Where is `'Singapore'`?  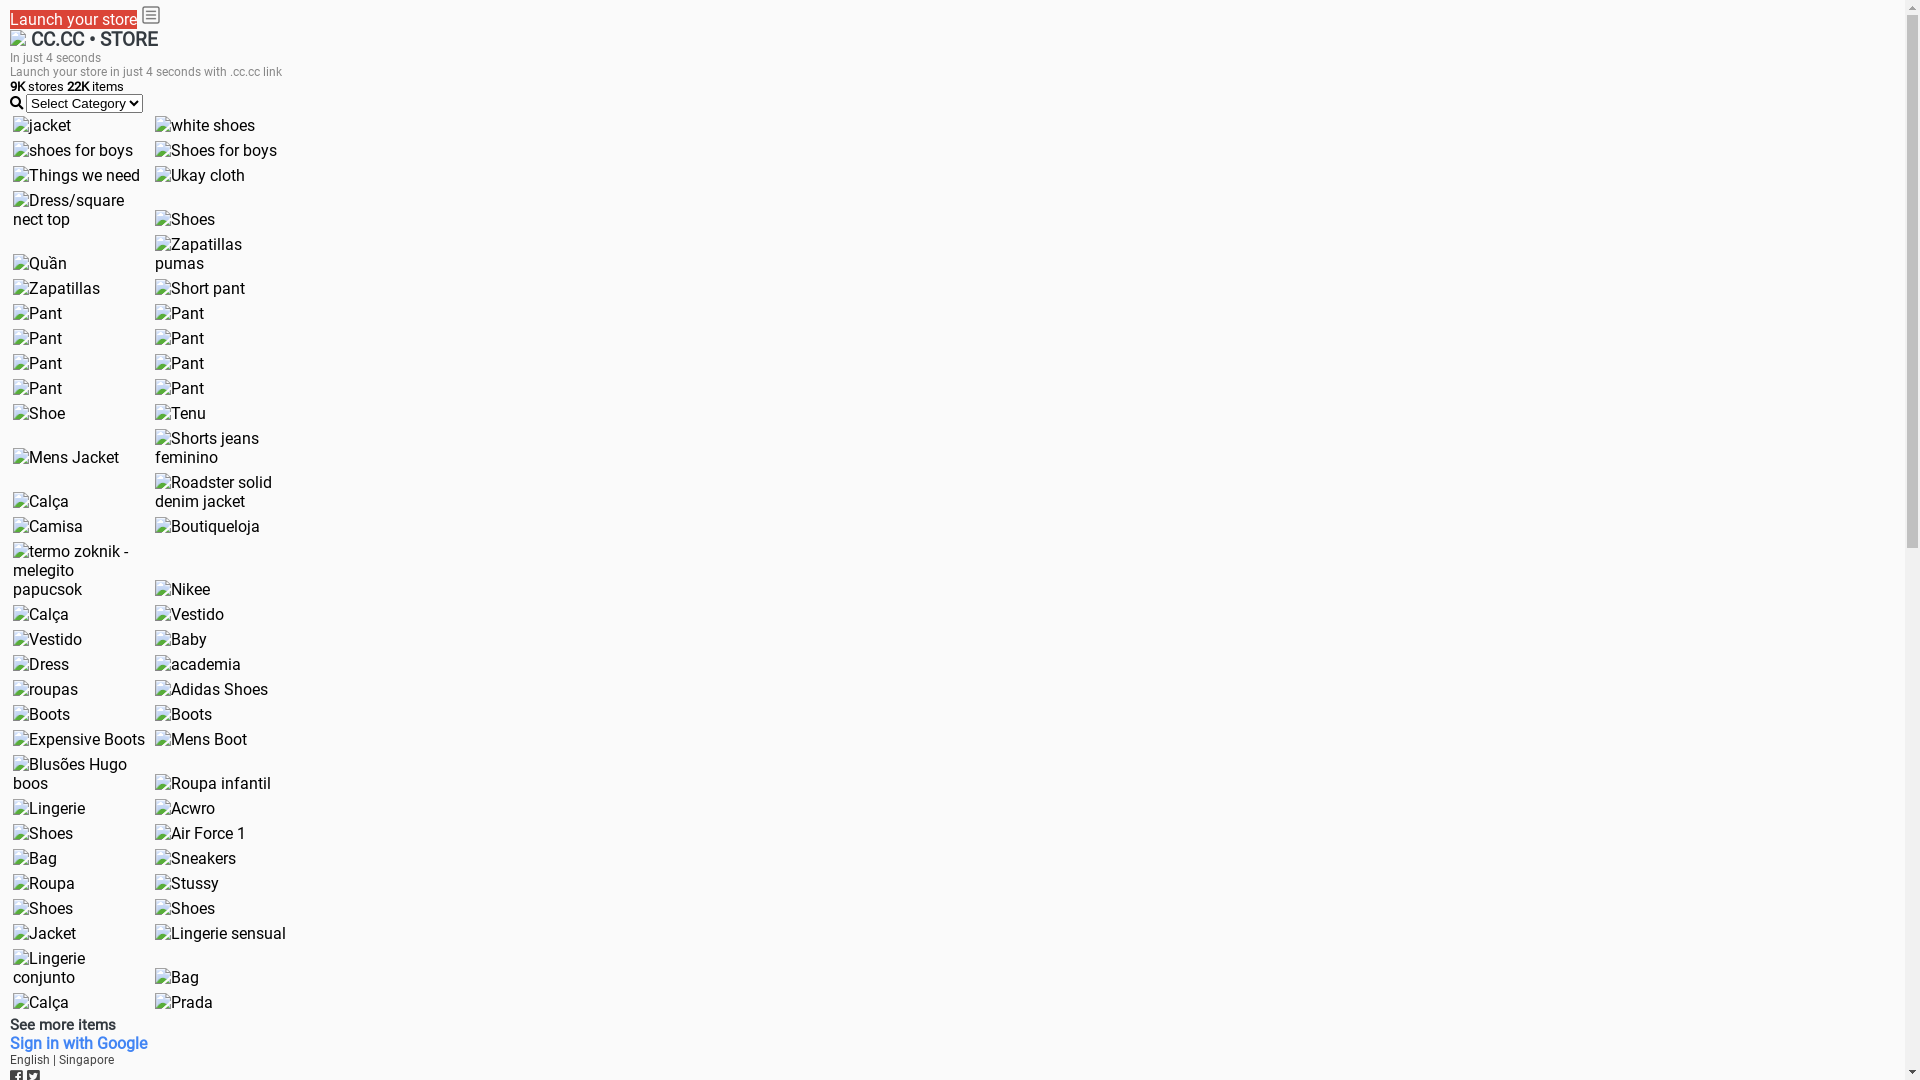 'Singapore' is located at coordinates (85, 1059).